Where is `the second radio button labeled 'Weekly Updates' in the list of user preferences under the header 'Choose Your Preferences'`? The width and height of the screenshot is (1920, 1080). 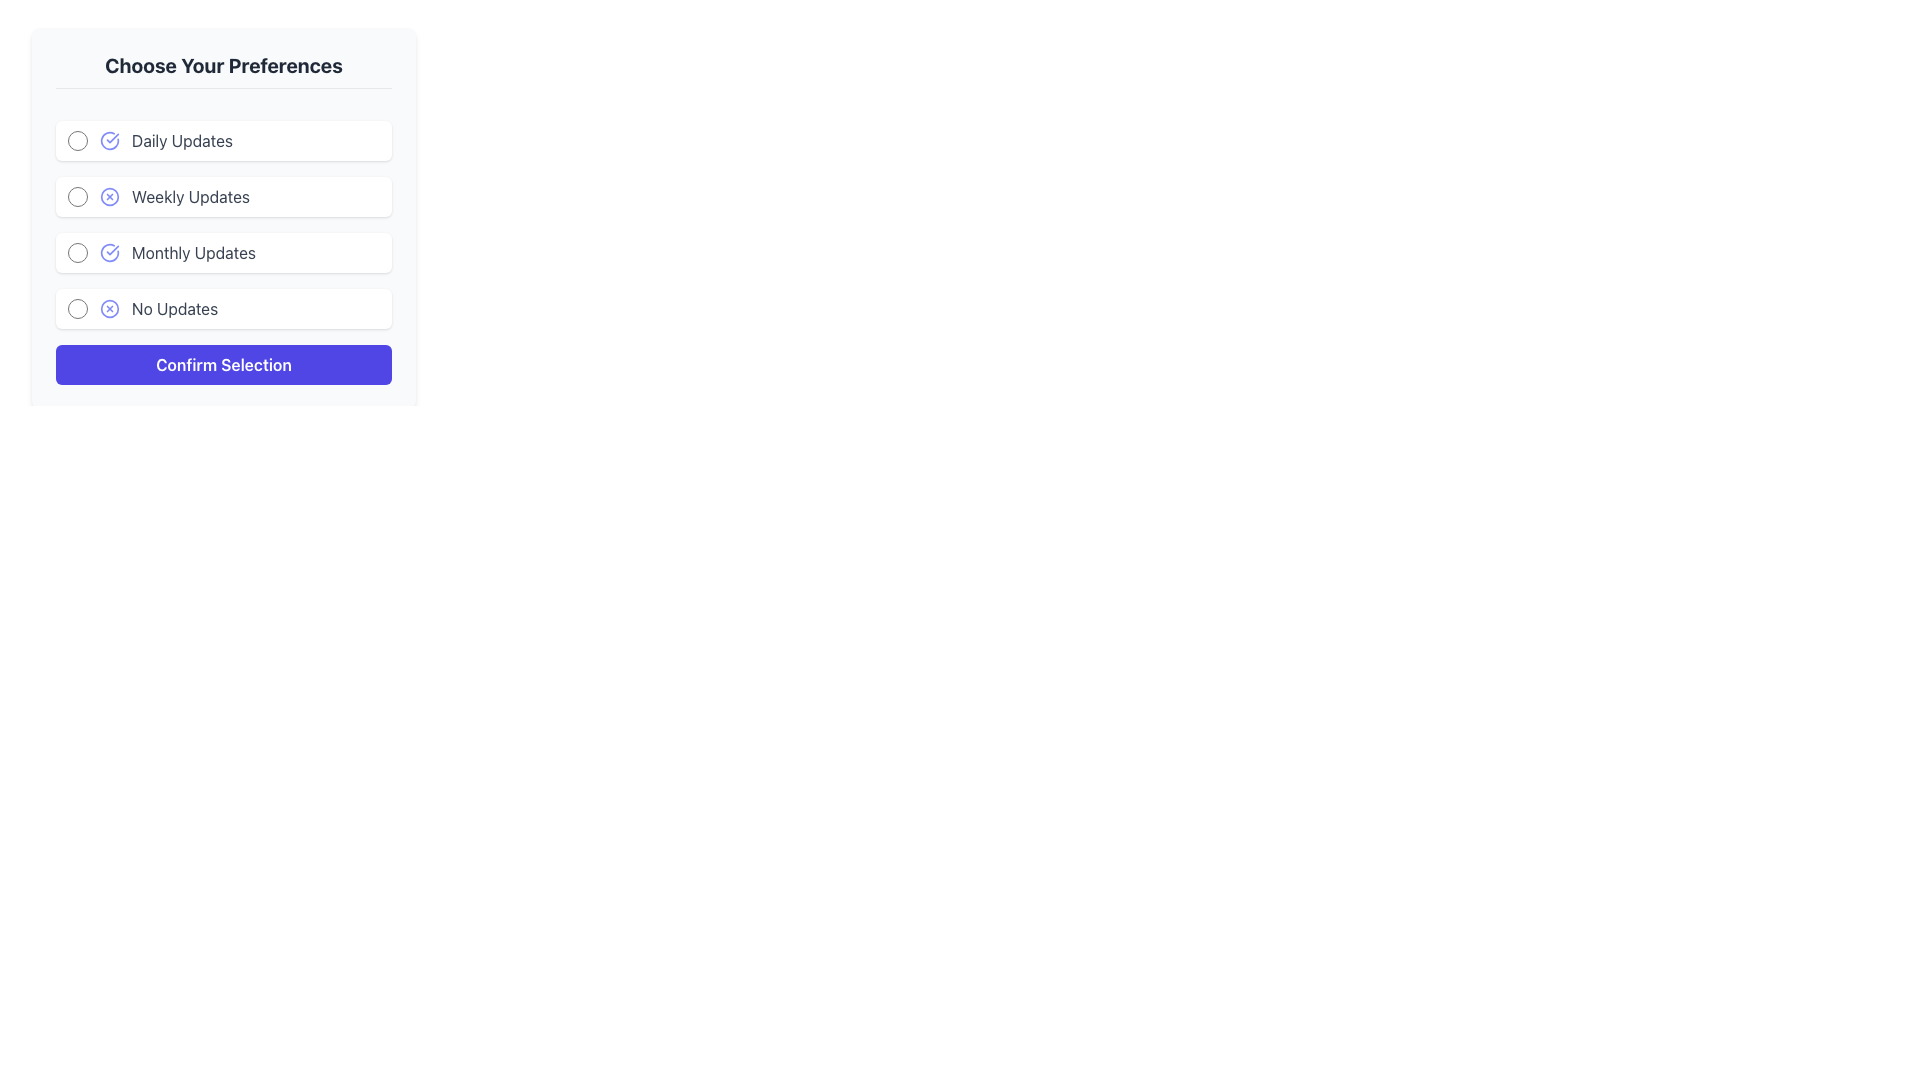 the second radio button labeled 'Weekly Updates' in the list of user preferences under the header 'Choose Your Preferences' is located at coordinates (77, 196).